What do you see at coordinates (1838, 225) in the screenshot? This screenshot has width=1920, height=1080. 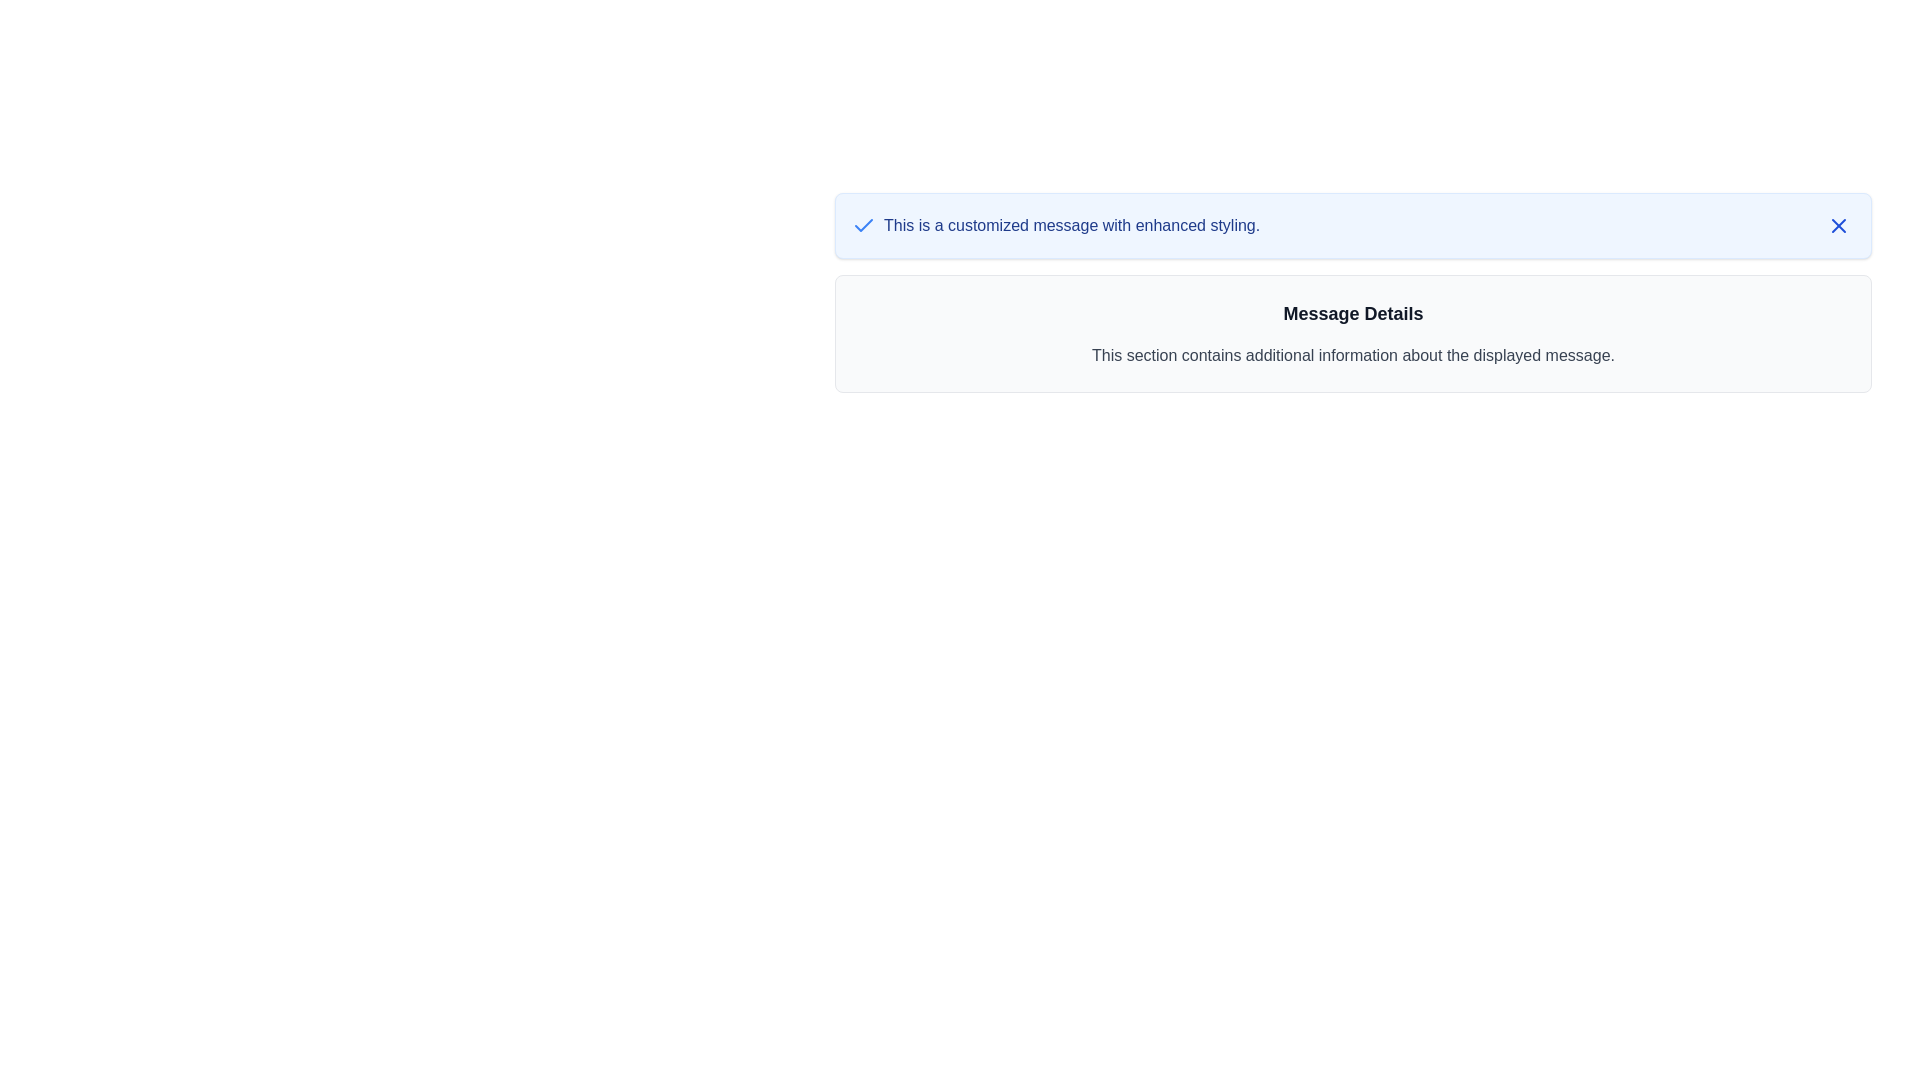 I see `the dismiss button located at the top right corner of the notification message by` at bounding box center [1838, 225].